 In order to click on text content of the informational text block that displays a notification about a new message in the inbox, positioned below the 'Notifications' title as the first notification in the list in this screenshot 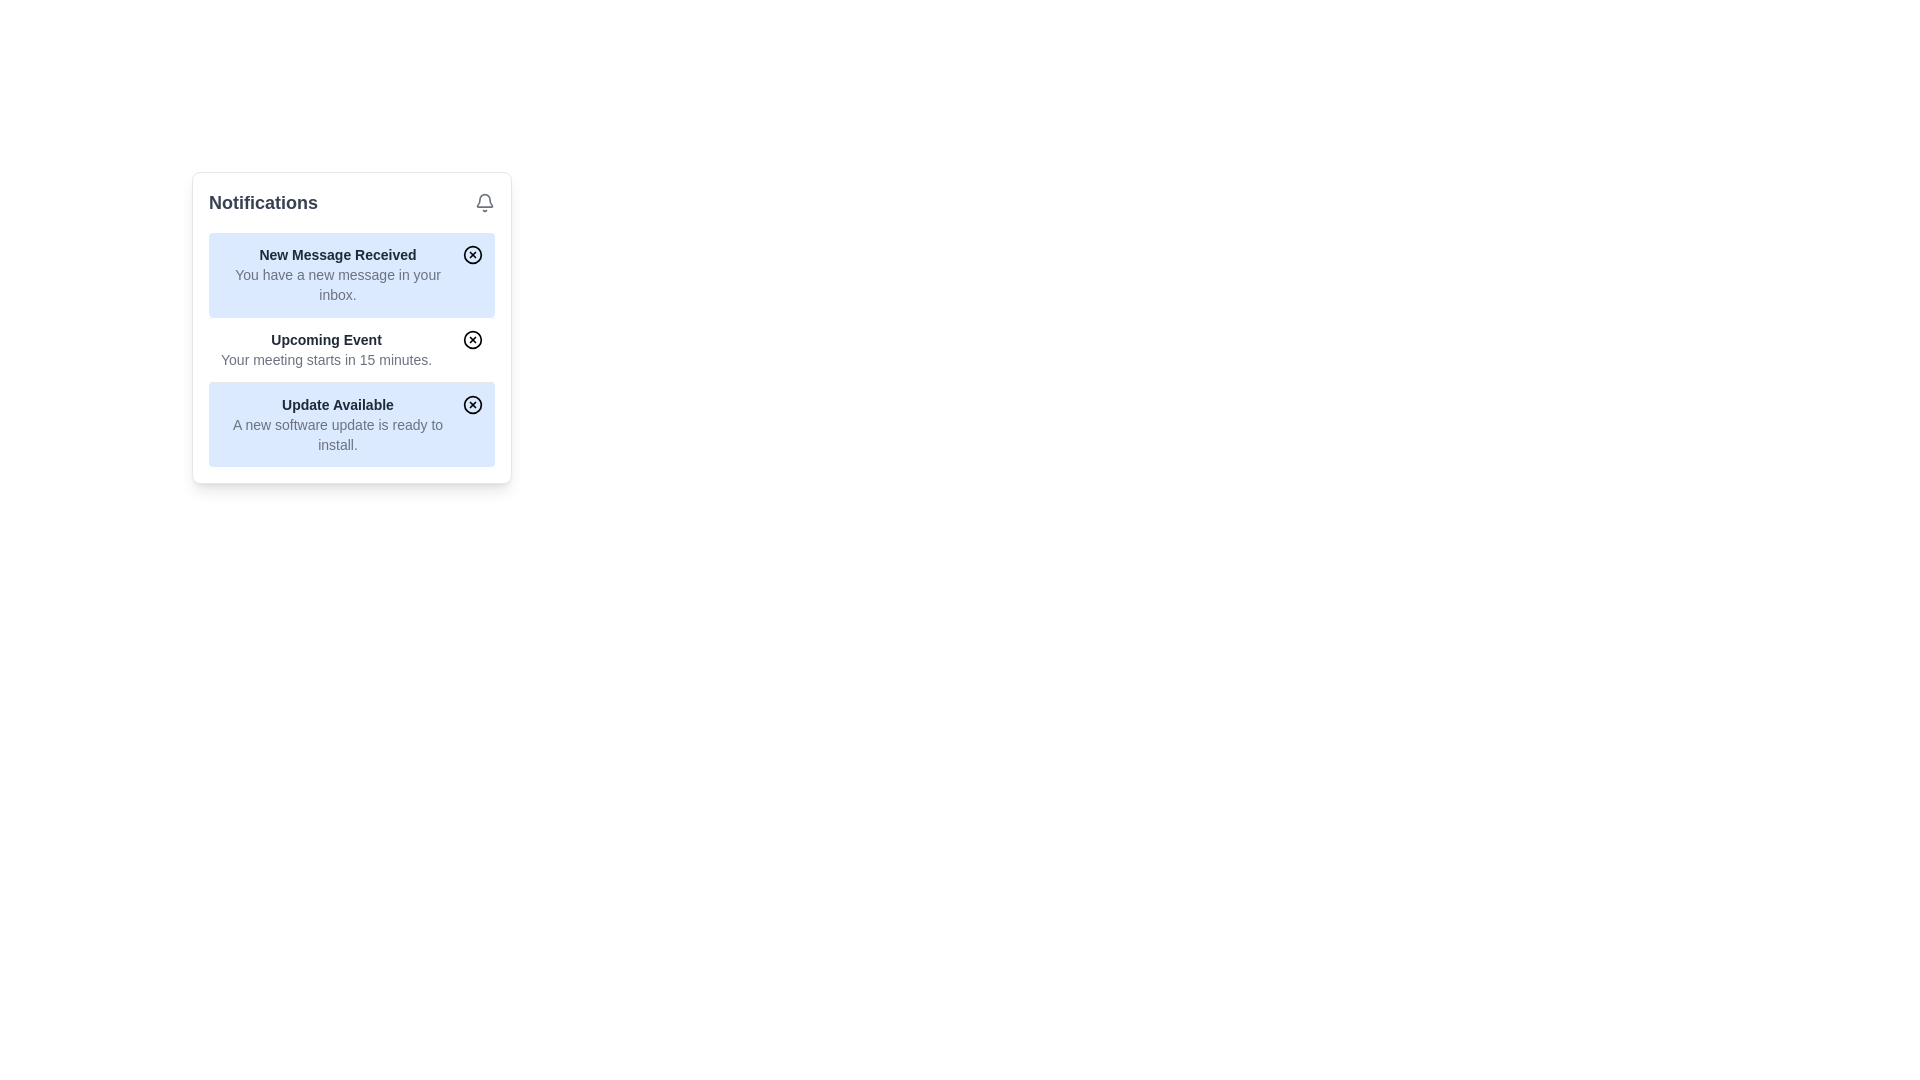, I will do `click(337, 274)`.